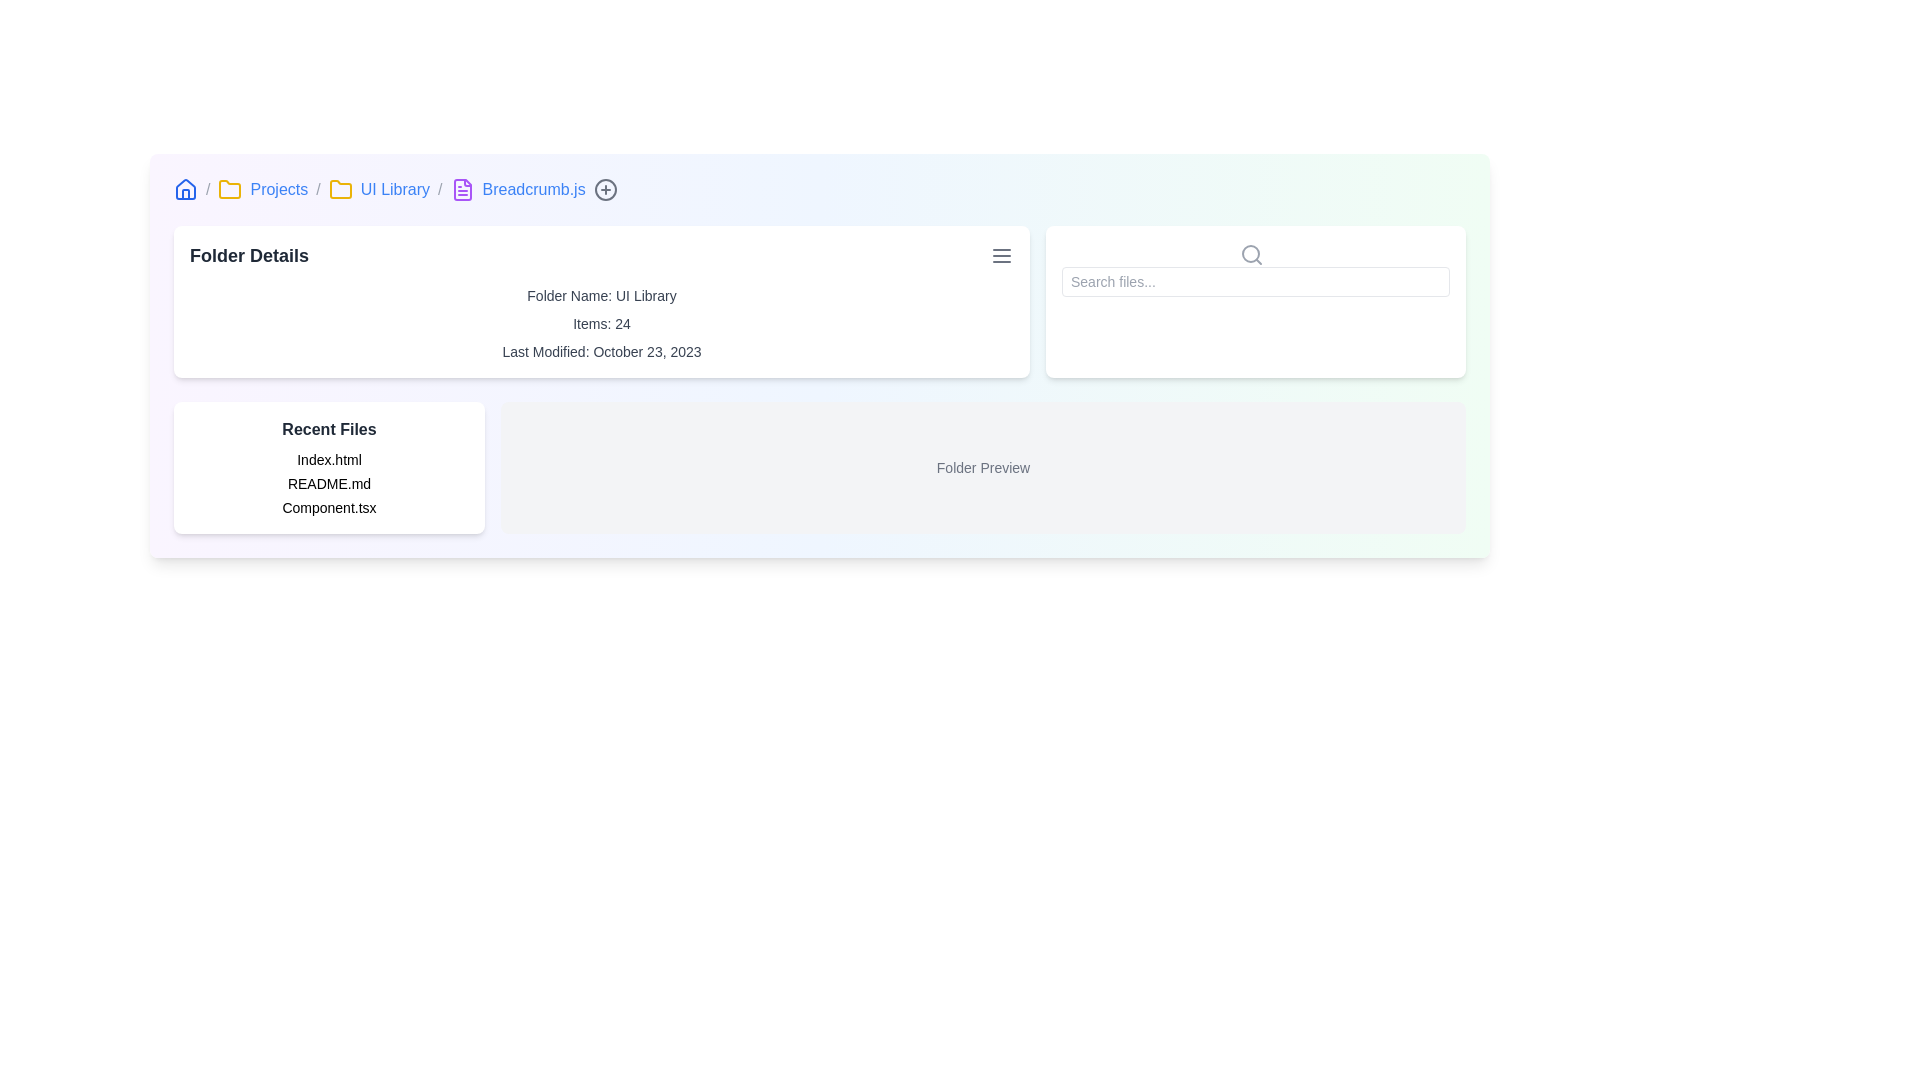 Image resolution: width=1920 pixels, height=1080 pixels. Describe the element at coordinates (1250, 252) in the screenshot. I see `the decorative circle element of the search icon, which visually represents the lens of a magnifying glass and is located slightly to the right of the input field in the top-right section of the interface` at that location.